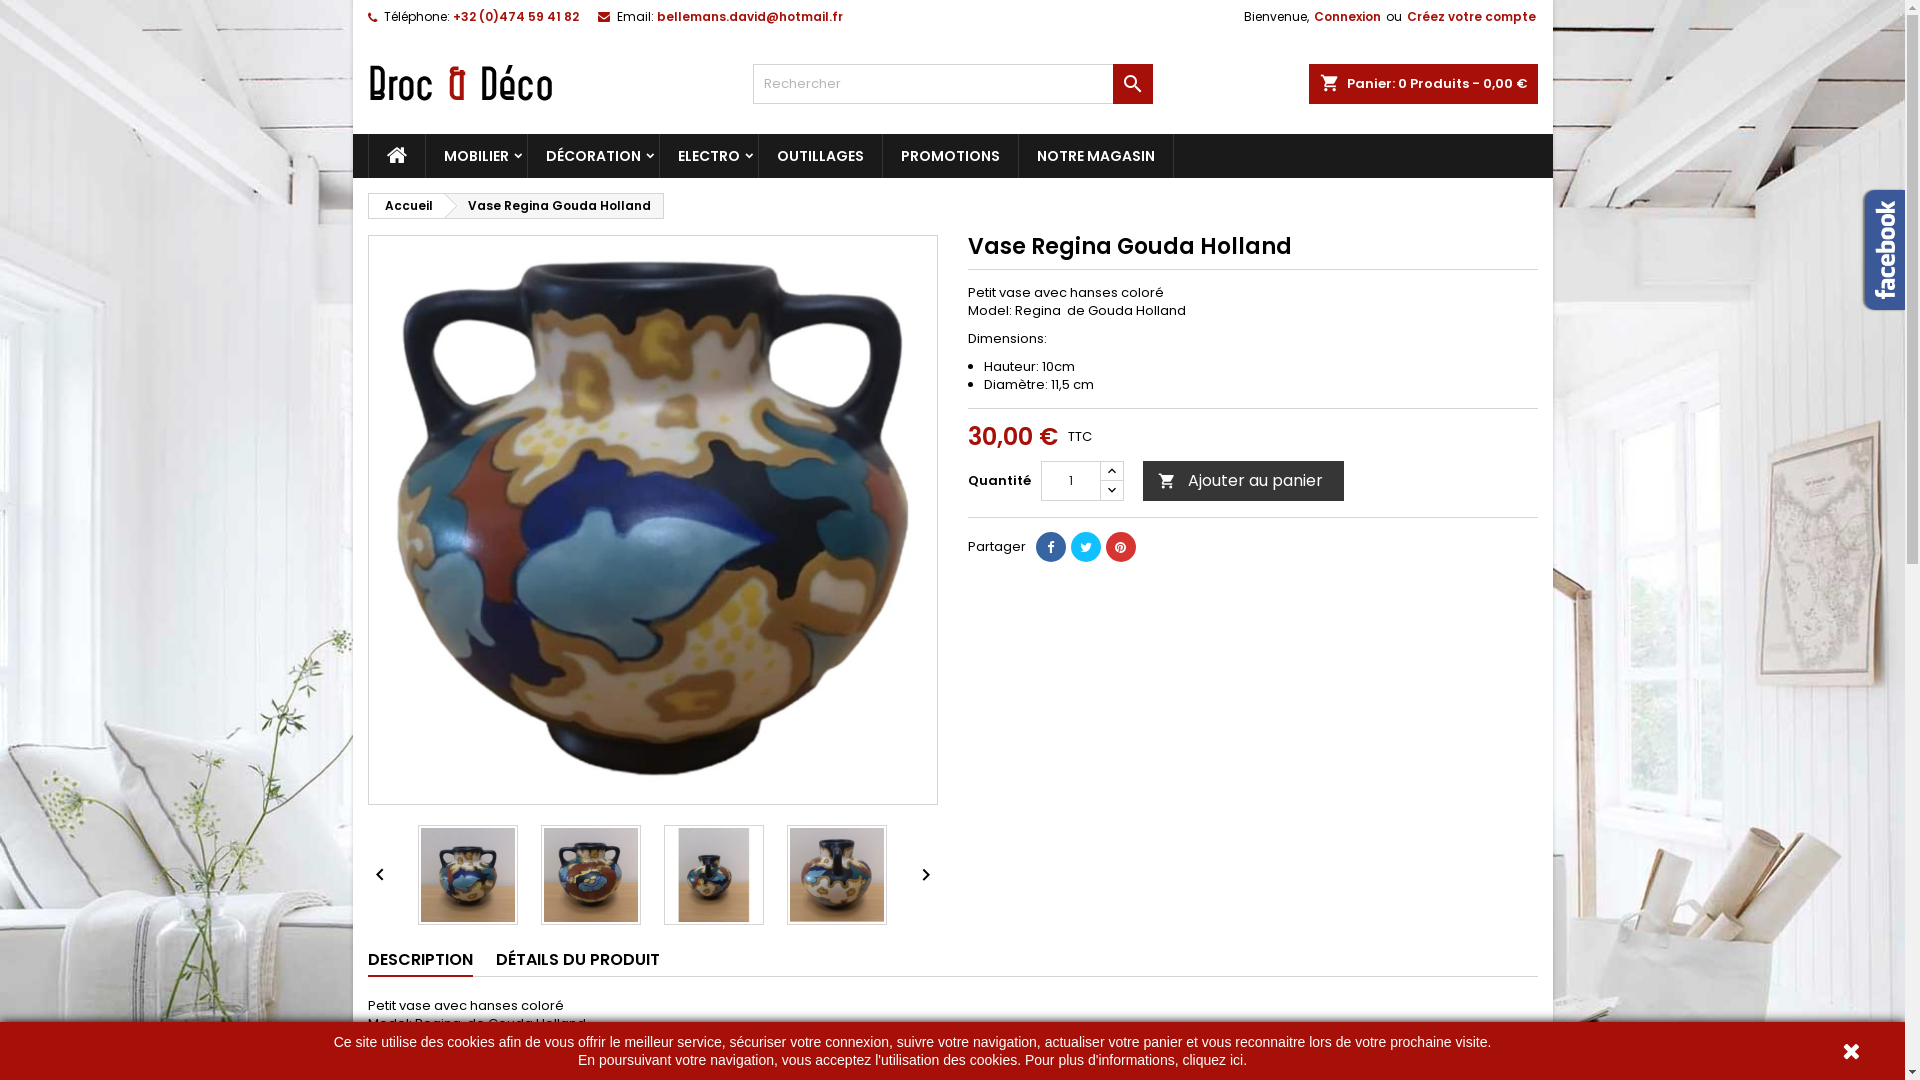 This screenshot has width=1920, height=1080. Describe the element at coordinates (514, 16) in the screenshot. I see `'+32 (0)474 59 41 82'` at that location.